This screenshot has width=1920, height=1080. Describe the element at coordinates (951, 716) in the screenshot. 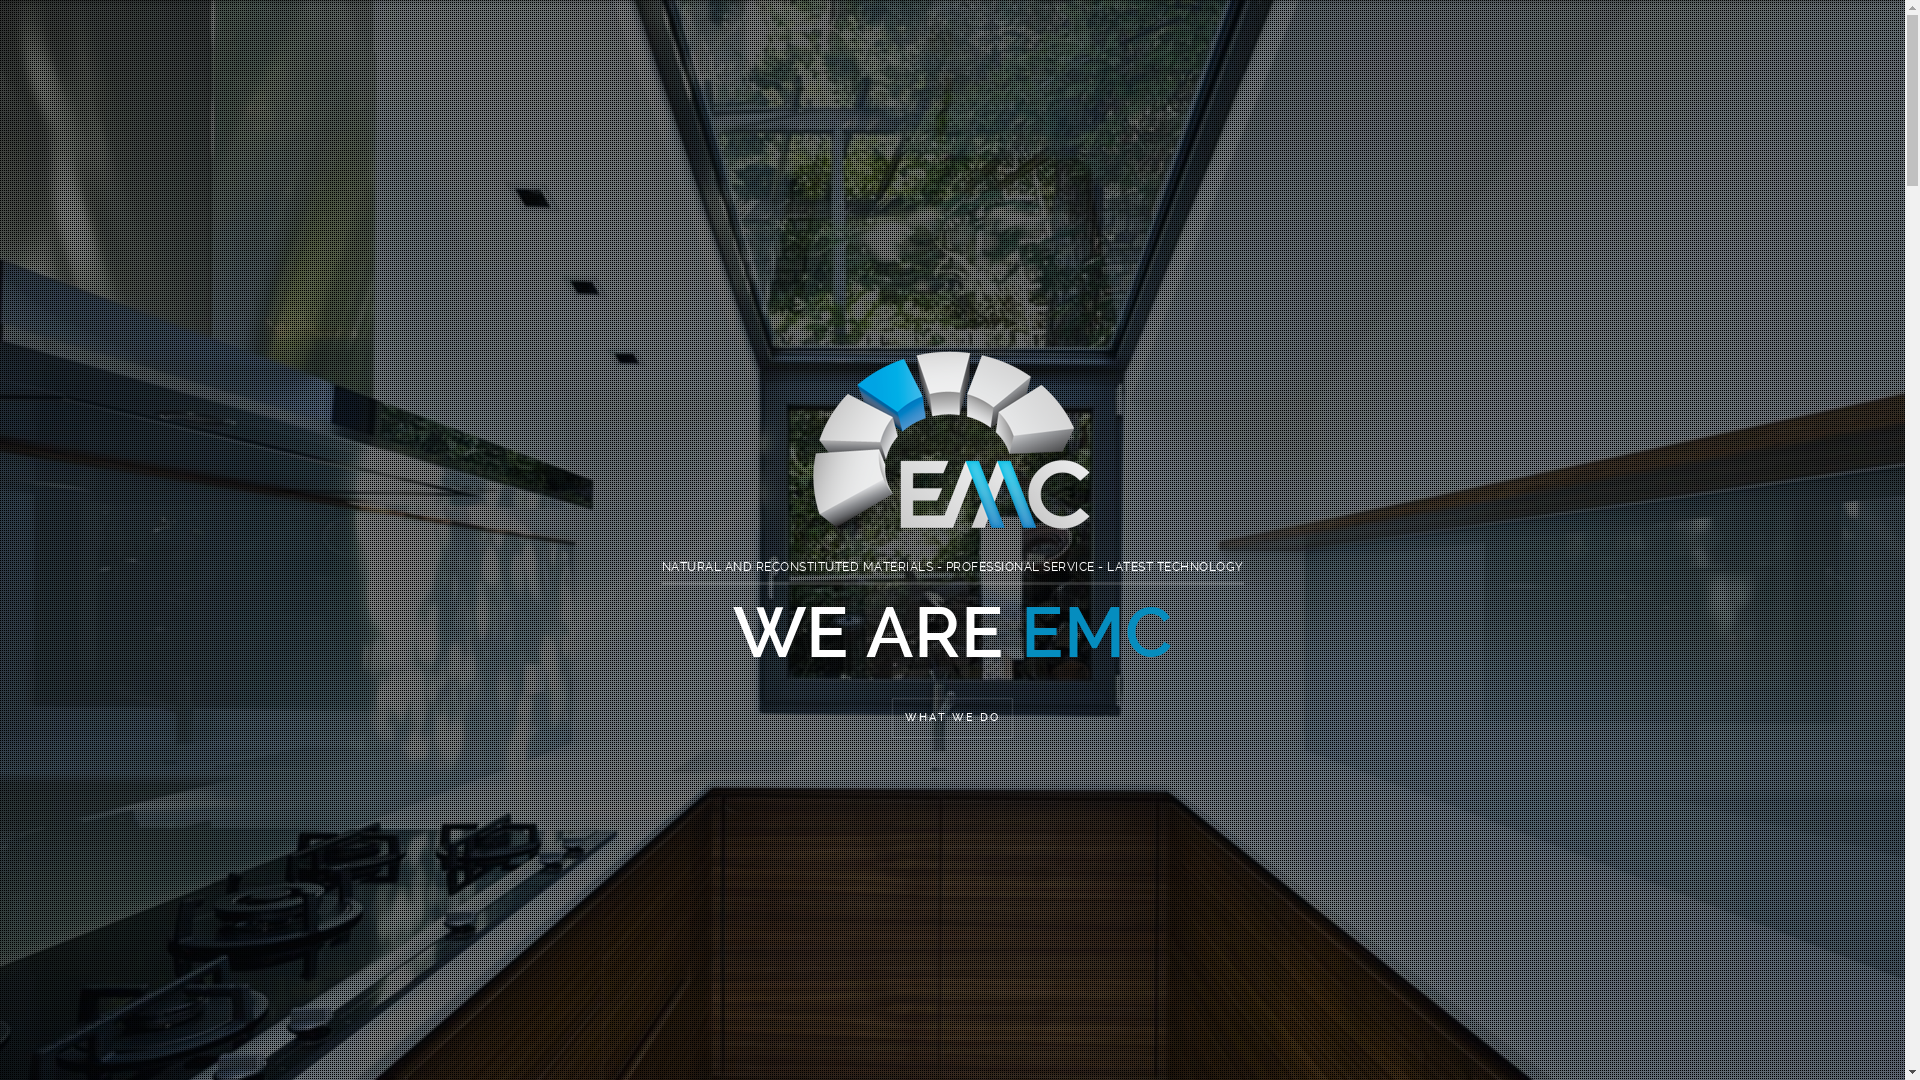

I see `'WHAT WE DO'` at that location.